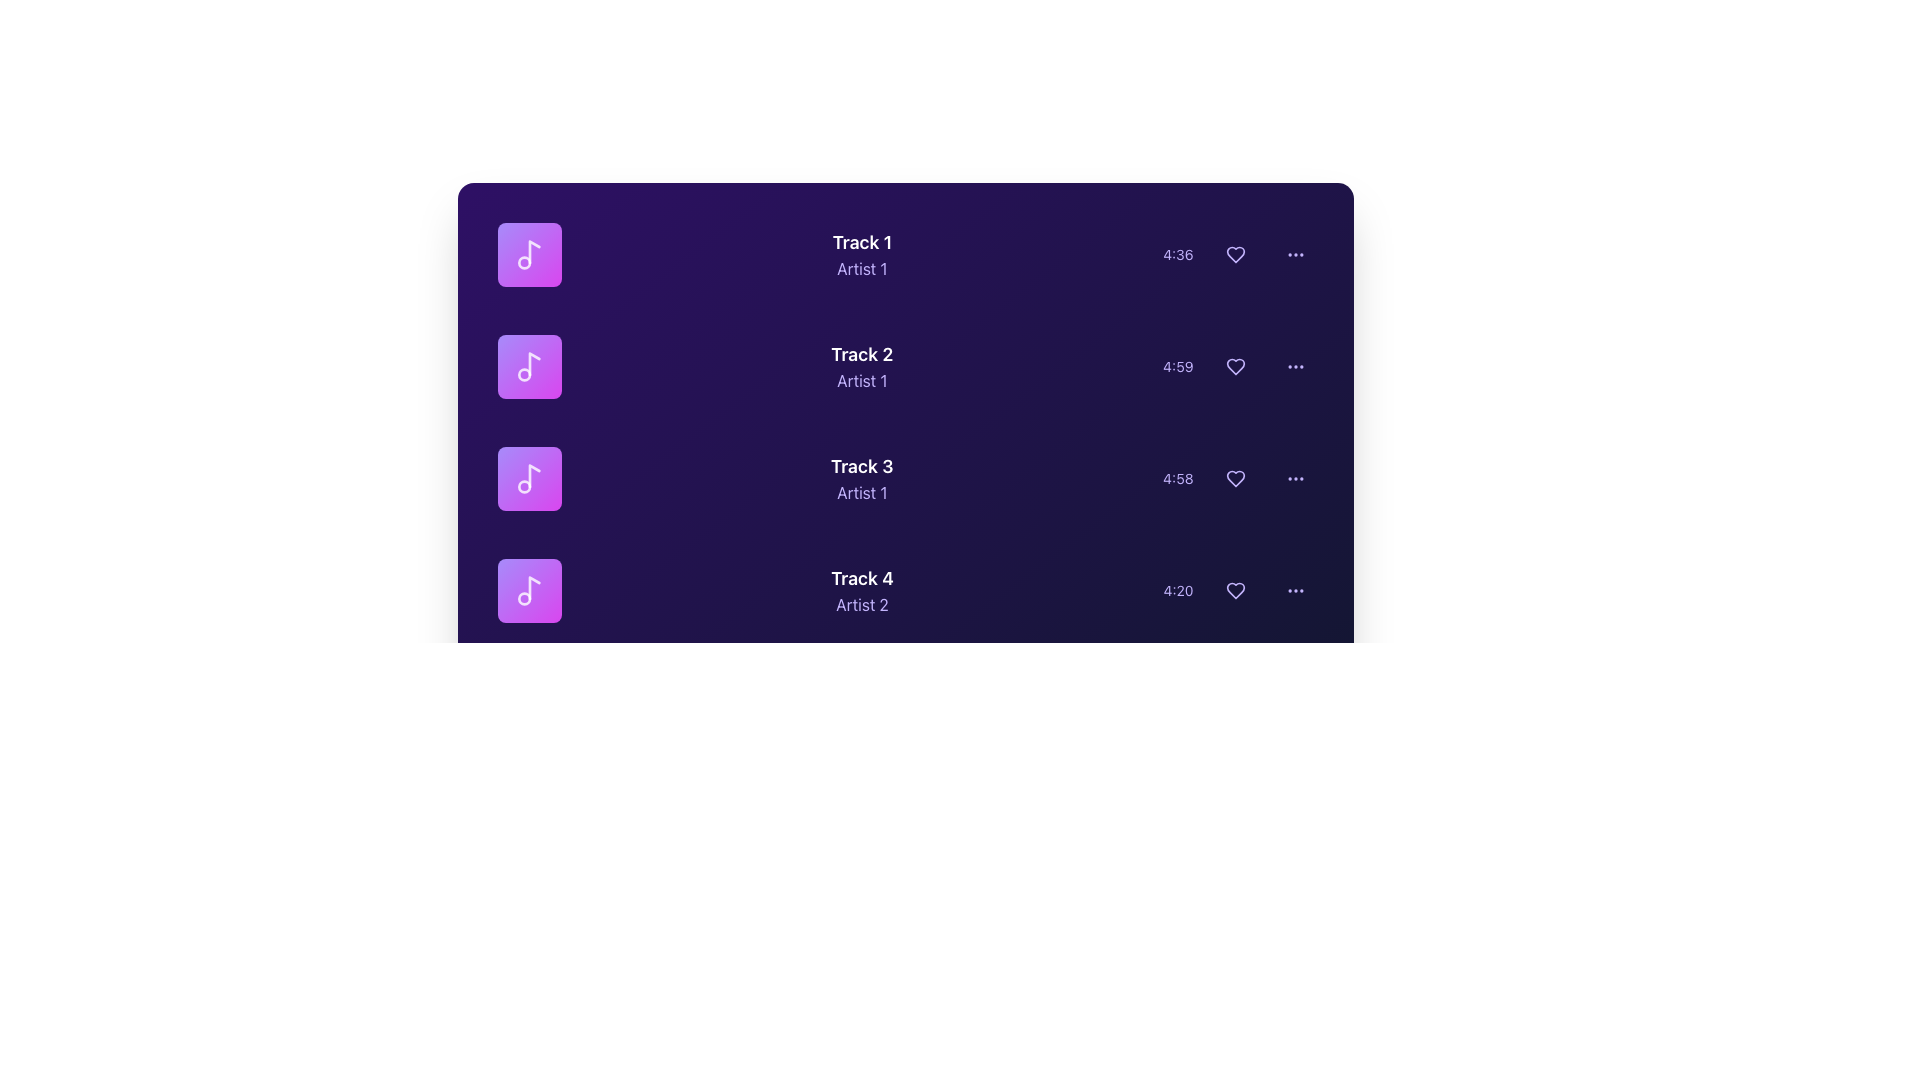 The image size is (1920, 1080). What do you see at coordinates (529, 366) in the screenshot?
I see `the second music note icon on the left side of the panel, which has a circular base and a tilted rectangular stem, designed in a minimalistic style with a gradient color scheme from violet to fuchsia` at bounding box center [529, 366].